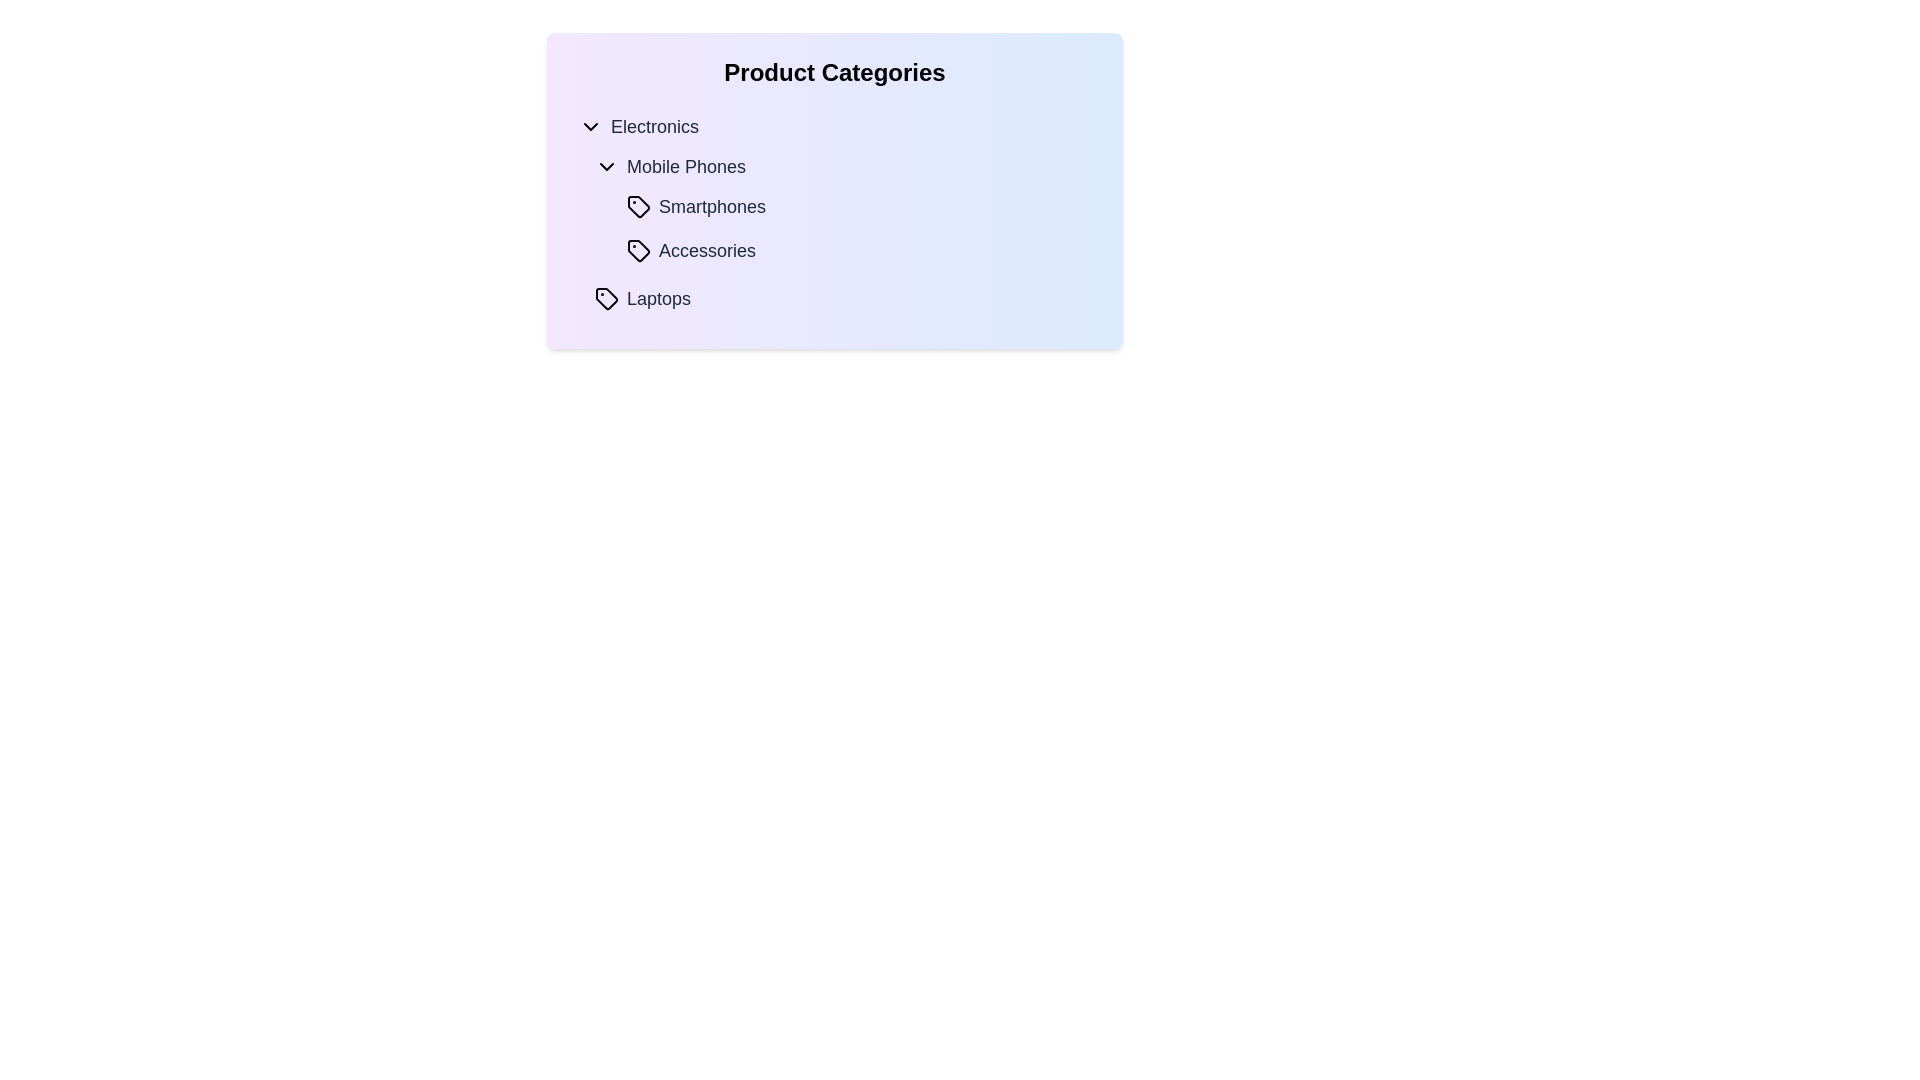  Describe the element at coordinates (605, 299) in the screenshot. I see `the tag icon located within the 'Laptops' menu entry in the 'Product Categories' sidebar, which is depicted as a rectangular shape with a small circle inside it, and is styled with a black outline over a white background` at that location.